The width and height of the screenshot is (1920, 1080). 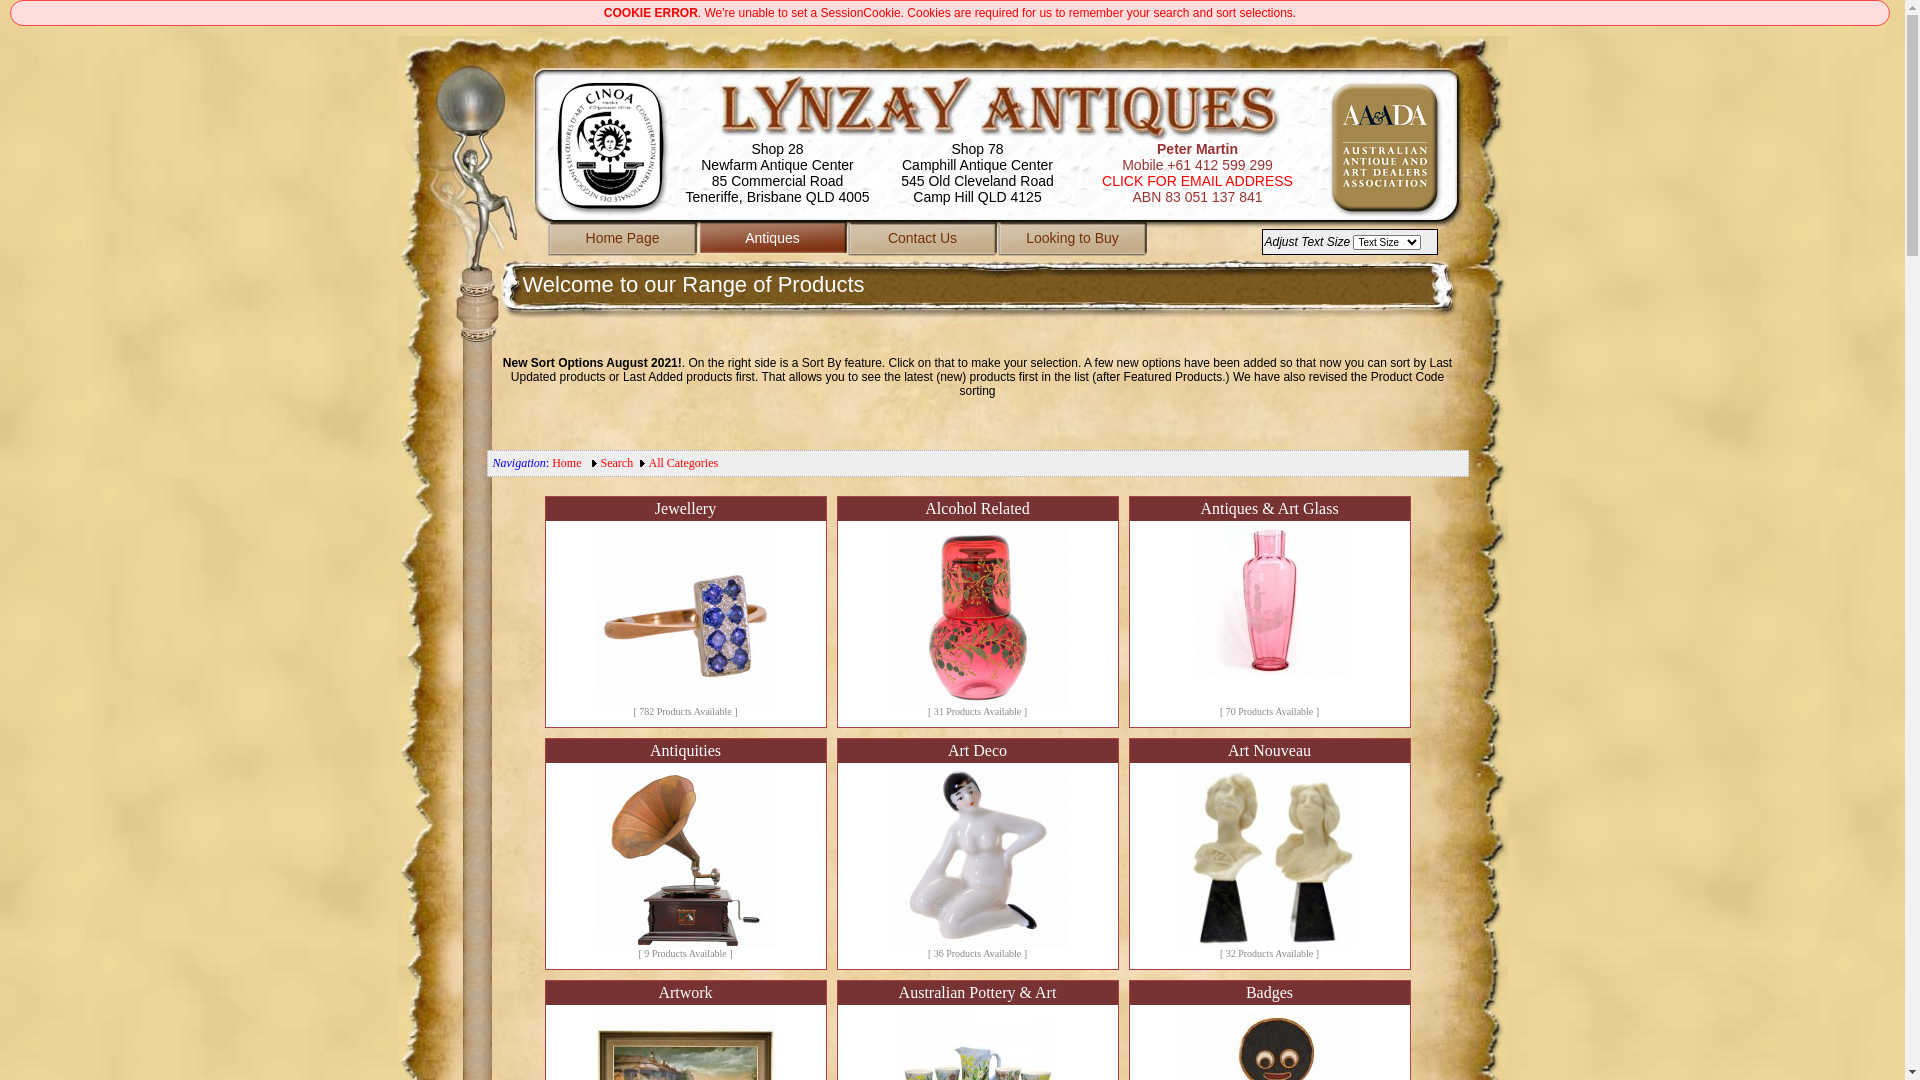 What do you see at coordinates (921, 239) in the screenshot?
I see `'Contact Us'` at bounding box center [921, 239].